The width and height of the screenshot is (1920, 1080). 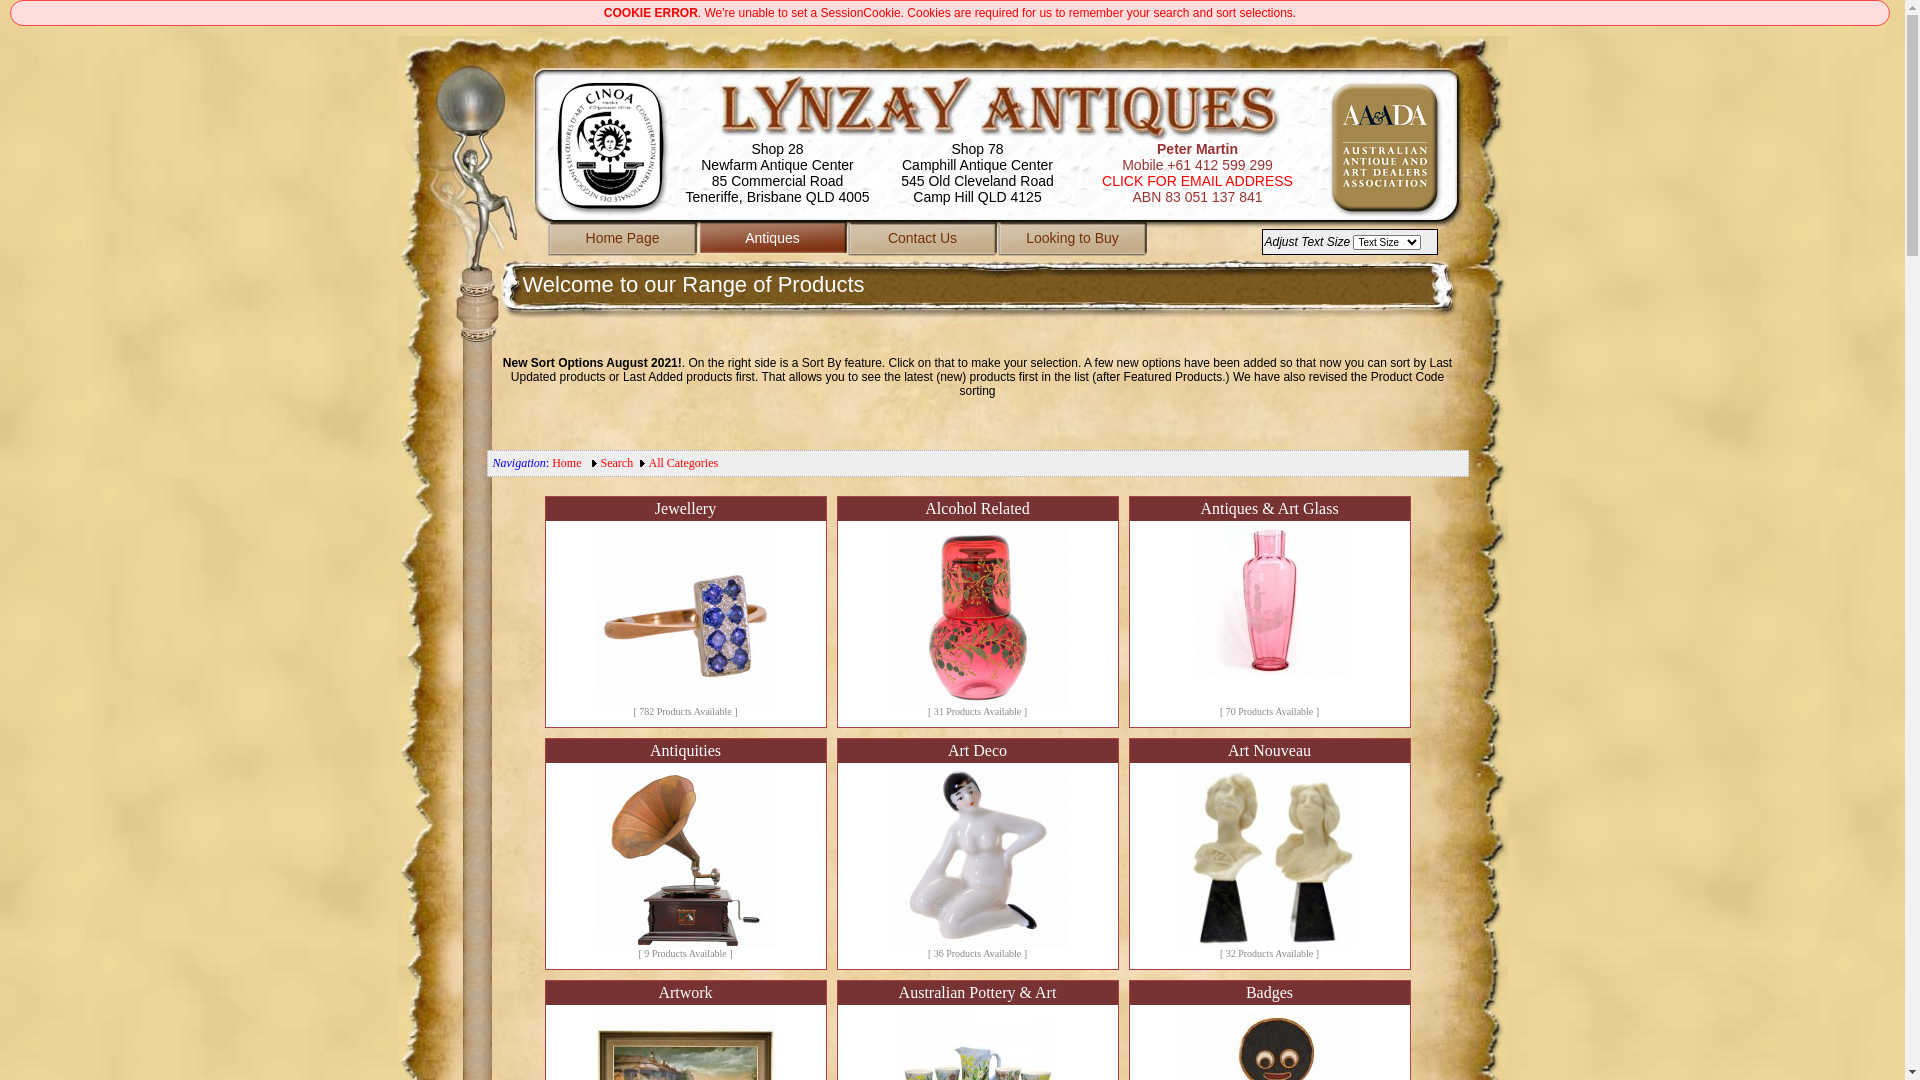 What do you see at coordinates (921, 239) in the screenshot?
I see `'Contact Us'` at bounding box center [921, 239].